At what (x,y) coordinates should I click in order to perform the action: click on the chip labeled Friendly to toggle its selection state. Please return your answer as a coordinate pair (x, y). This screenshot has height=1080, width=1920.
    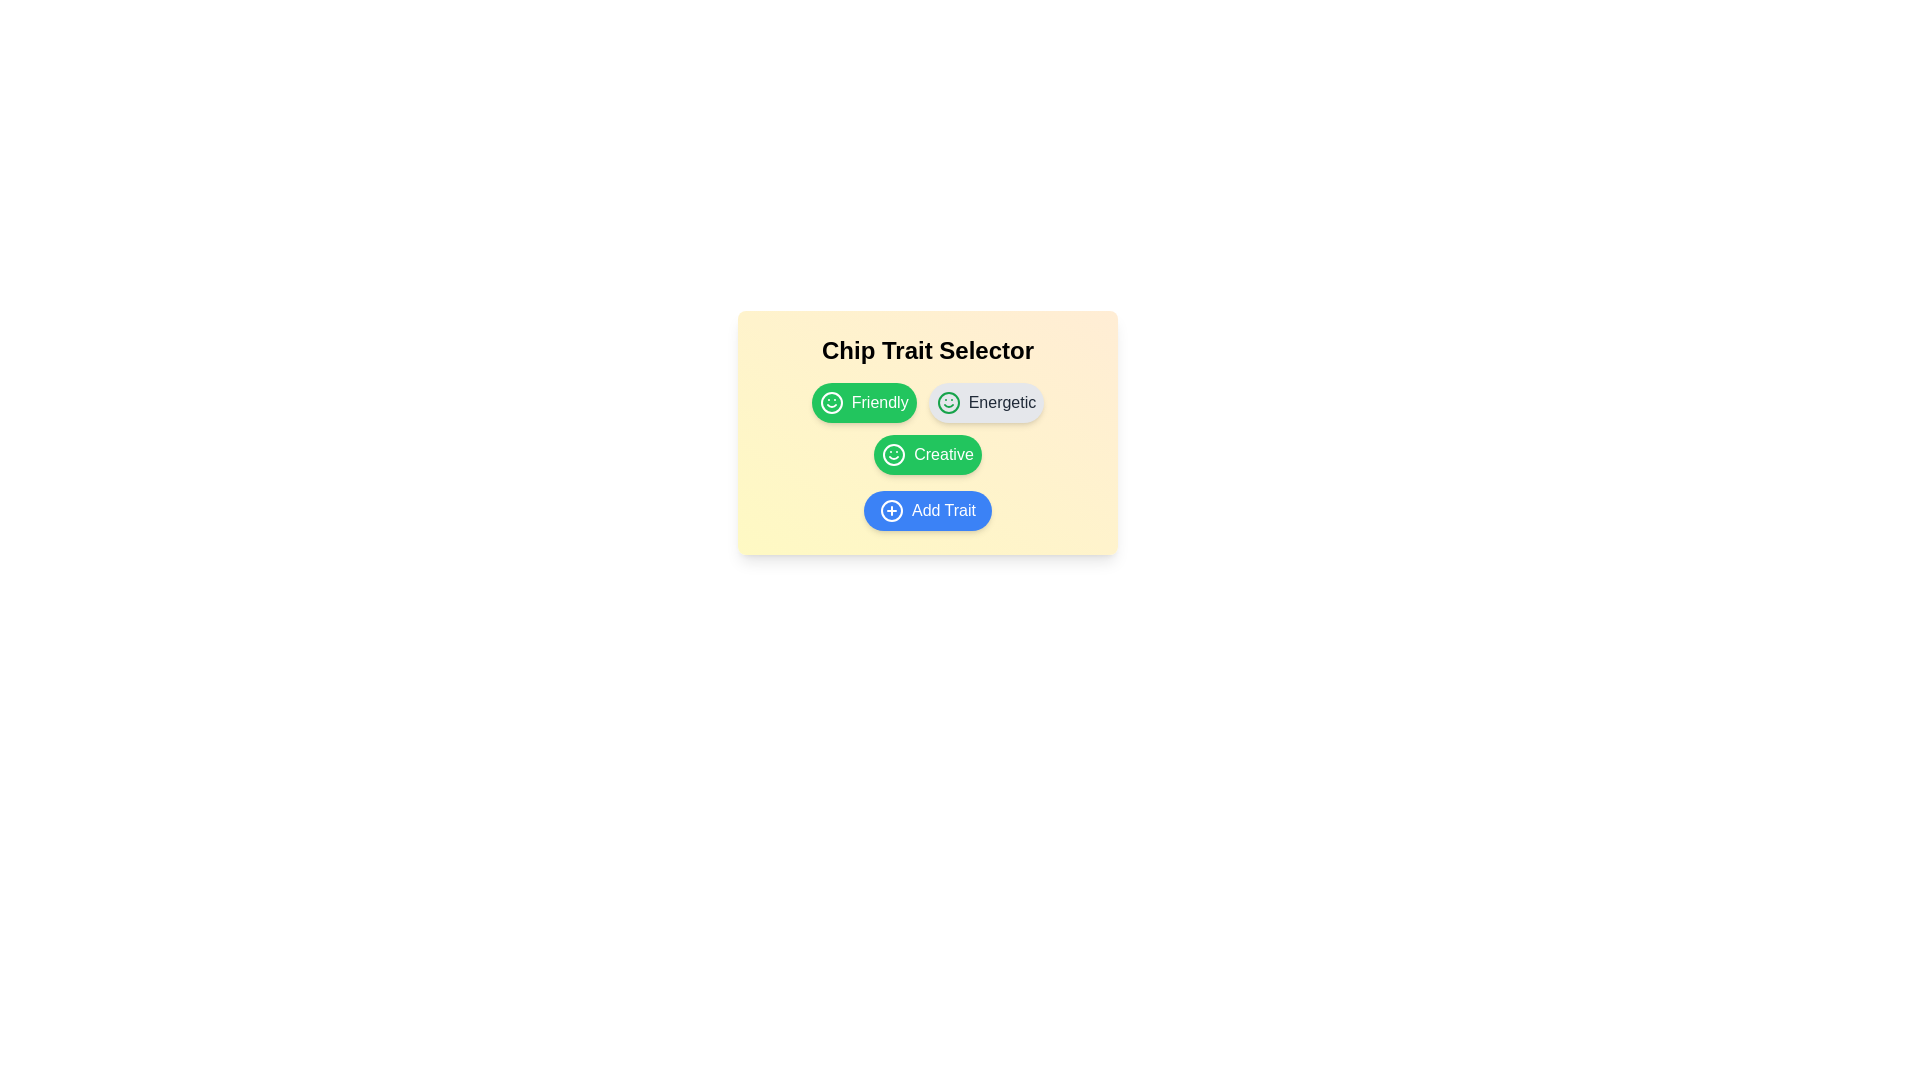
    Looking at the image, I should click on (864, 402).